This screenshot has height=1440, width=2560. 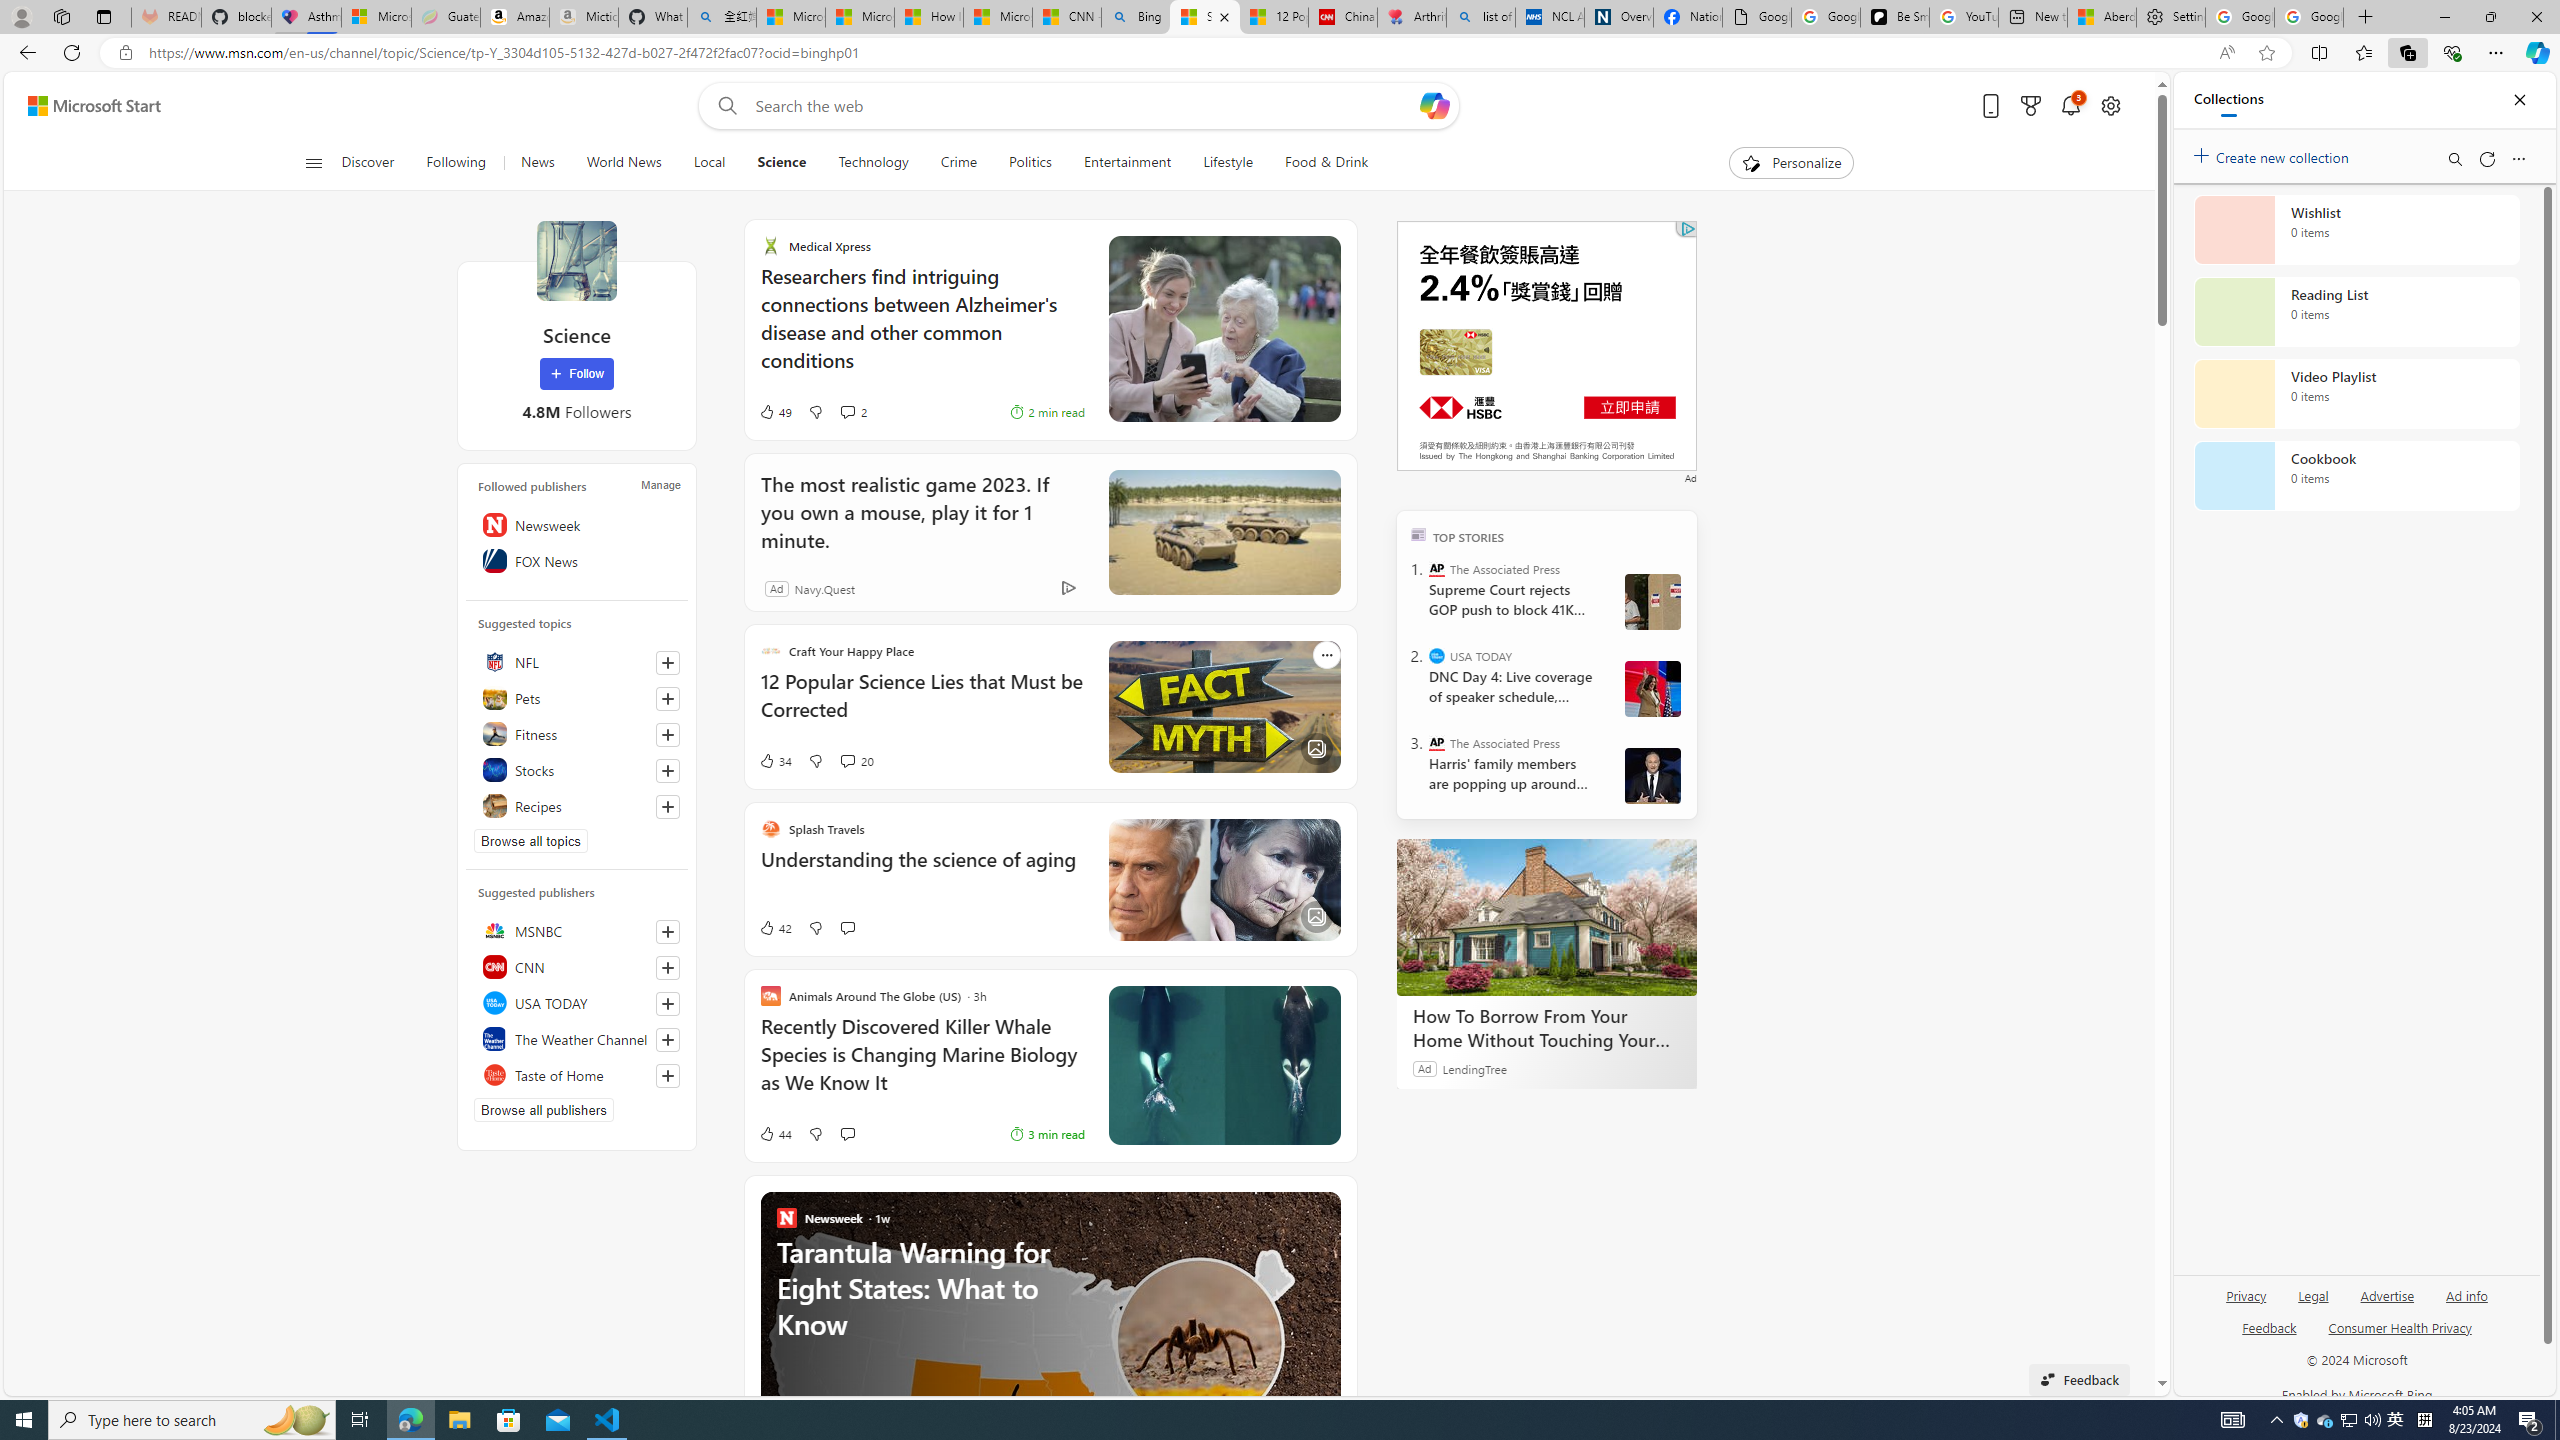 I want to click on 'How To Borrow From Your Home Without Touching Your Mortgage', so click(x=1546, y=916).